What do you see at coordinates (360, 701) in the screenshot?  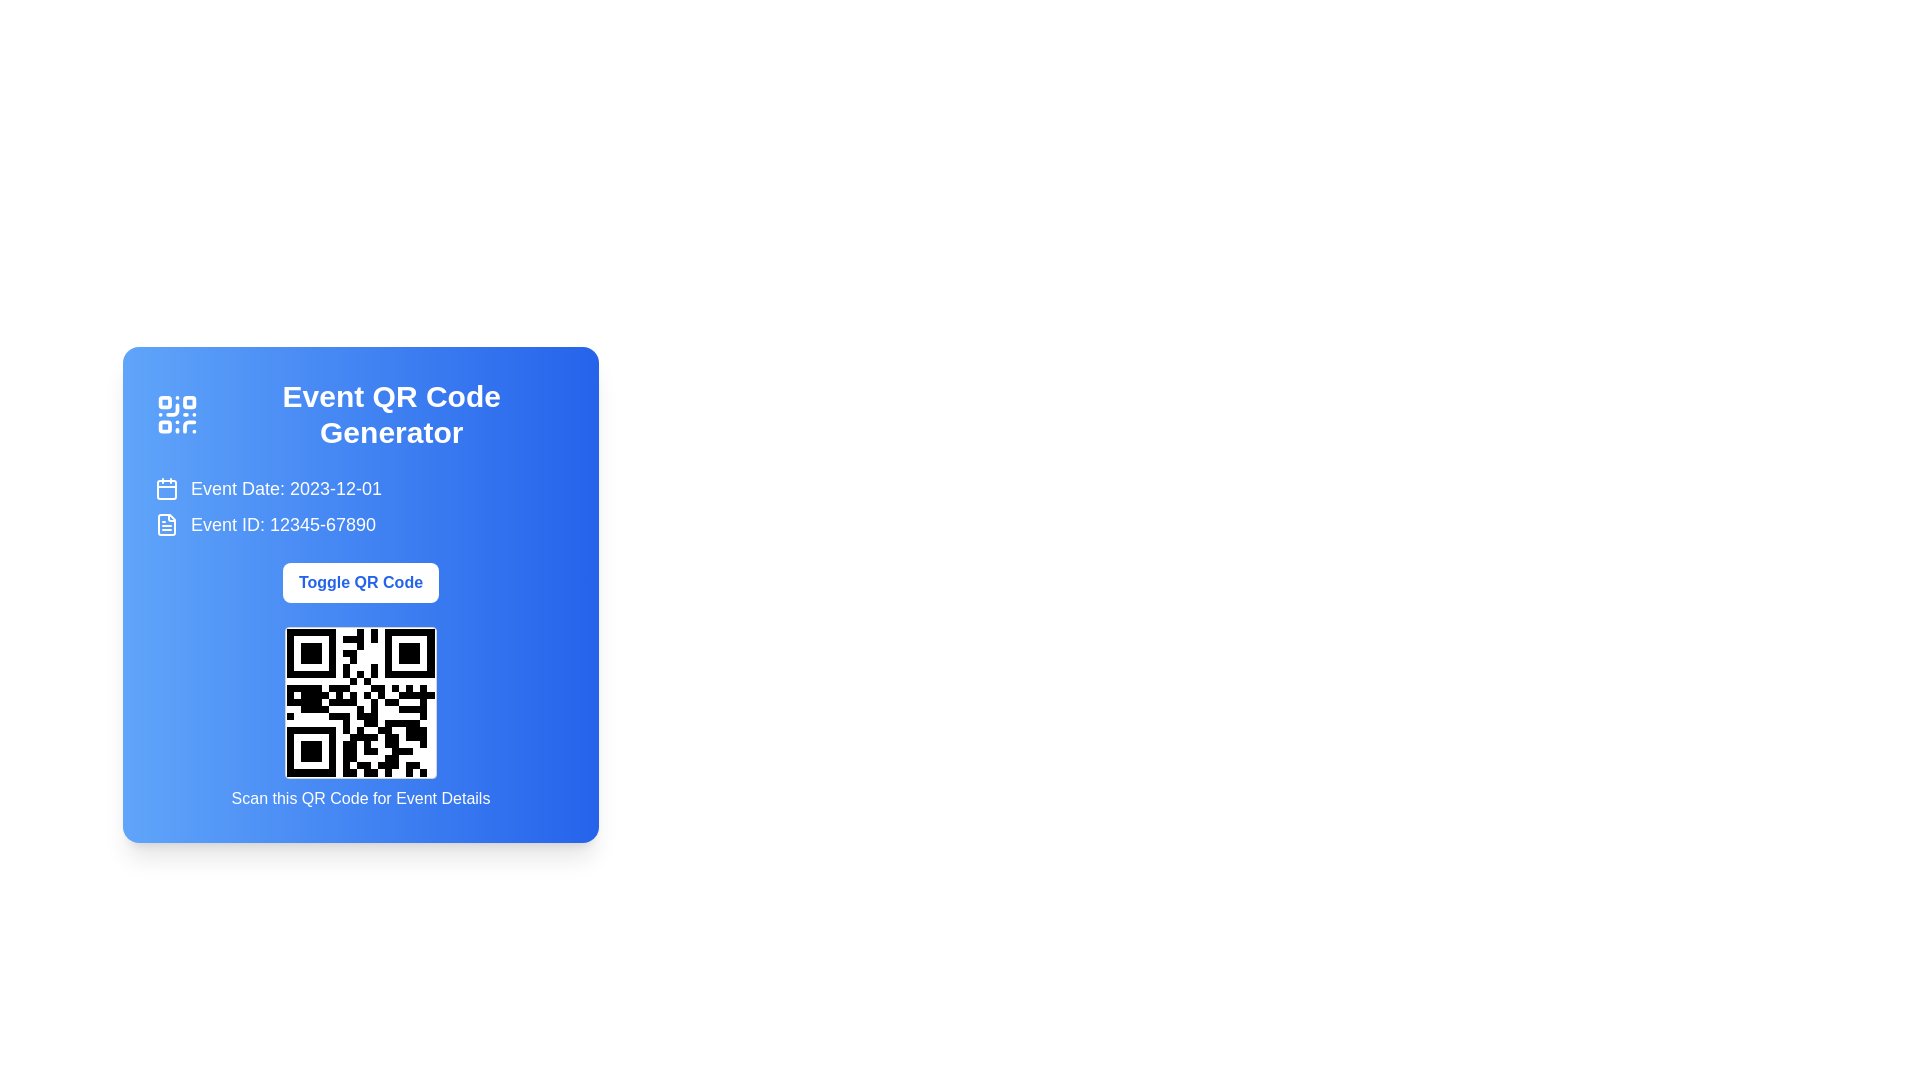 I see `the square QR code image with a gray border and rounded corners, which is centered above the caption 'Scan this QR Code for Event Details' in a blue card layout` at bounding box center [360, 701].